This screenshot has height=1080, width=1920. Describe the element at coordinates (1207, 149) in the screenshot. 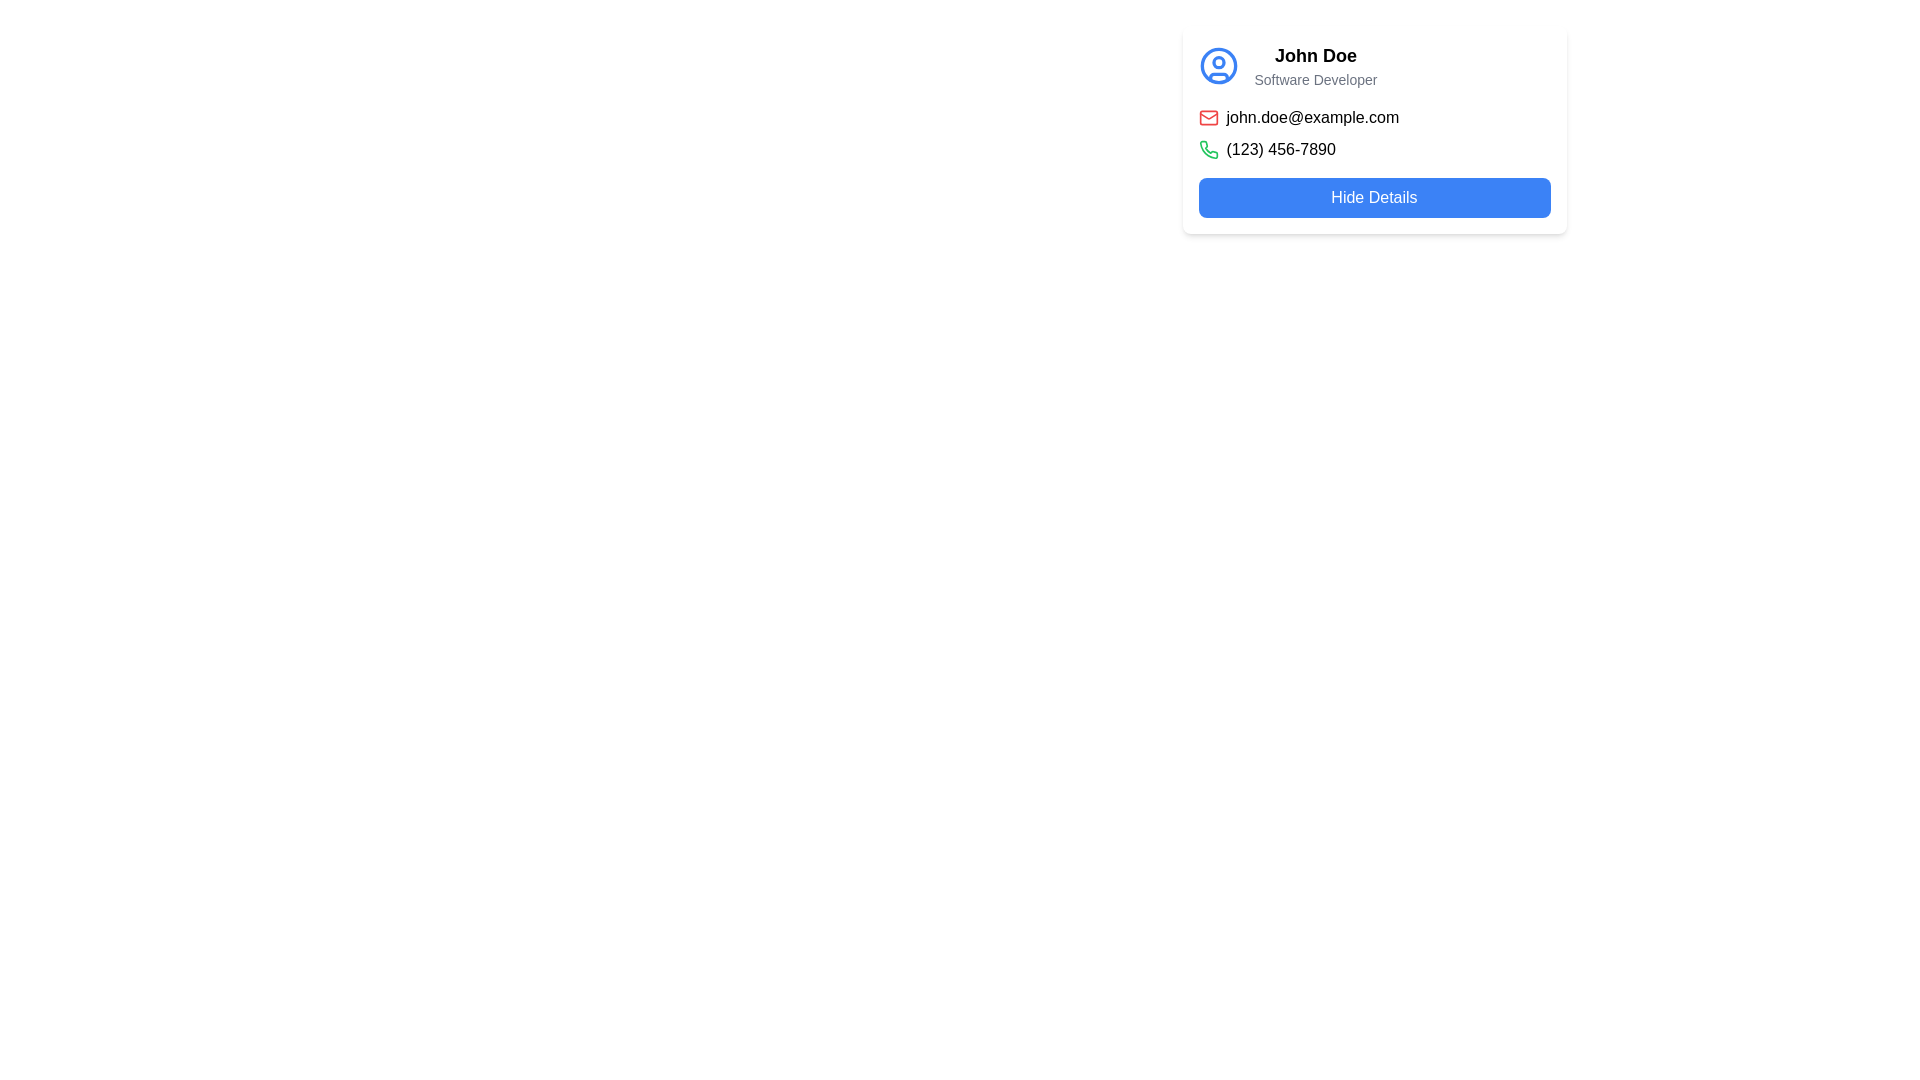

I see `the associated phone number by interacting with the green phone icon located within the contact information card, adjacent to the phone number '(123) 456-7890'` at that location.